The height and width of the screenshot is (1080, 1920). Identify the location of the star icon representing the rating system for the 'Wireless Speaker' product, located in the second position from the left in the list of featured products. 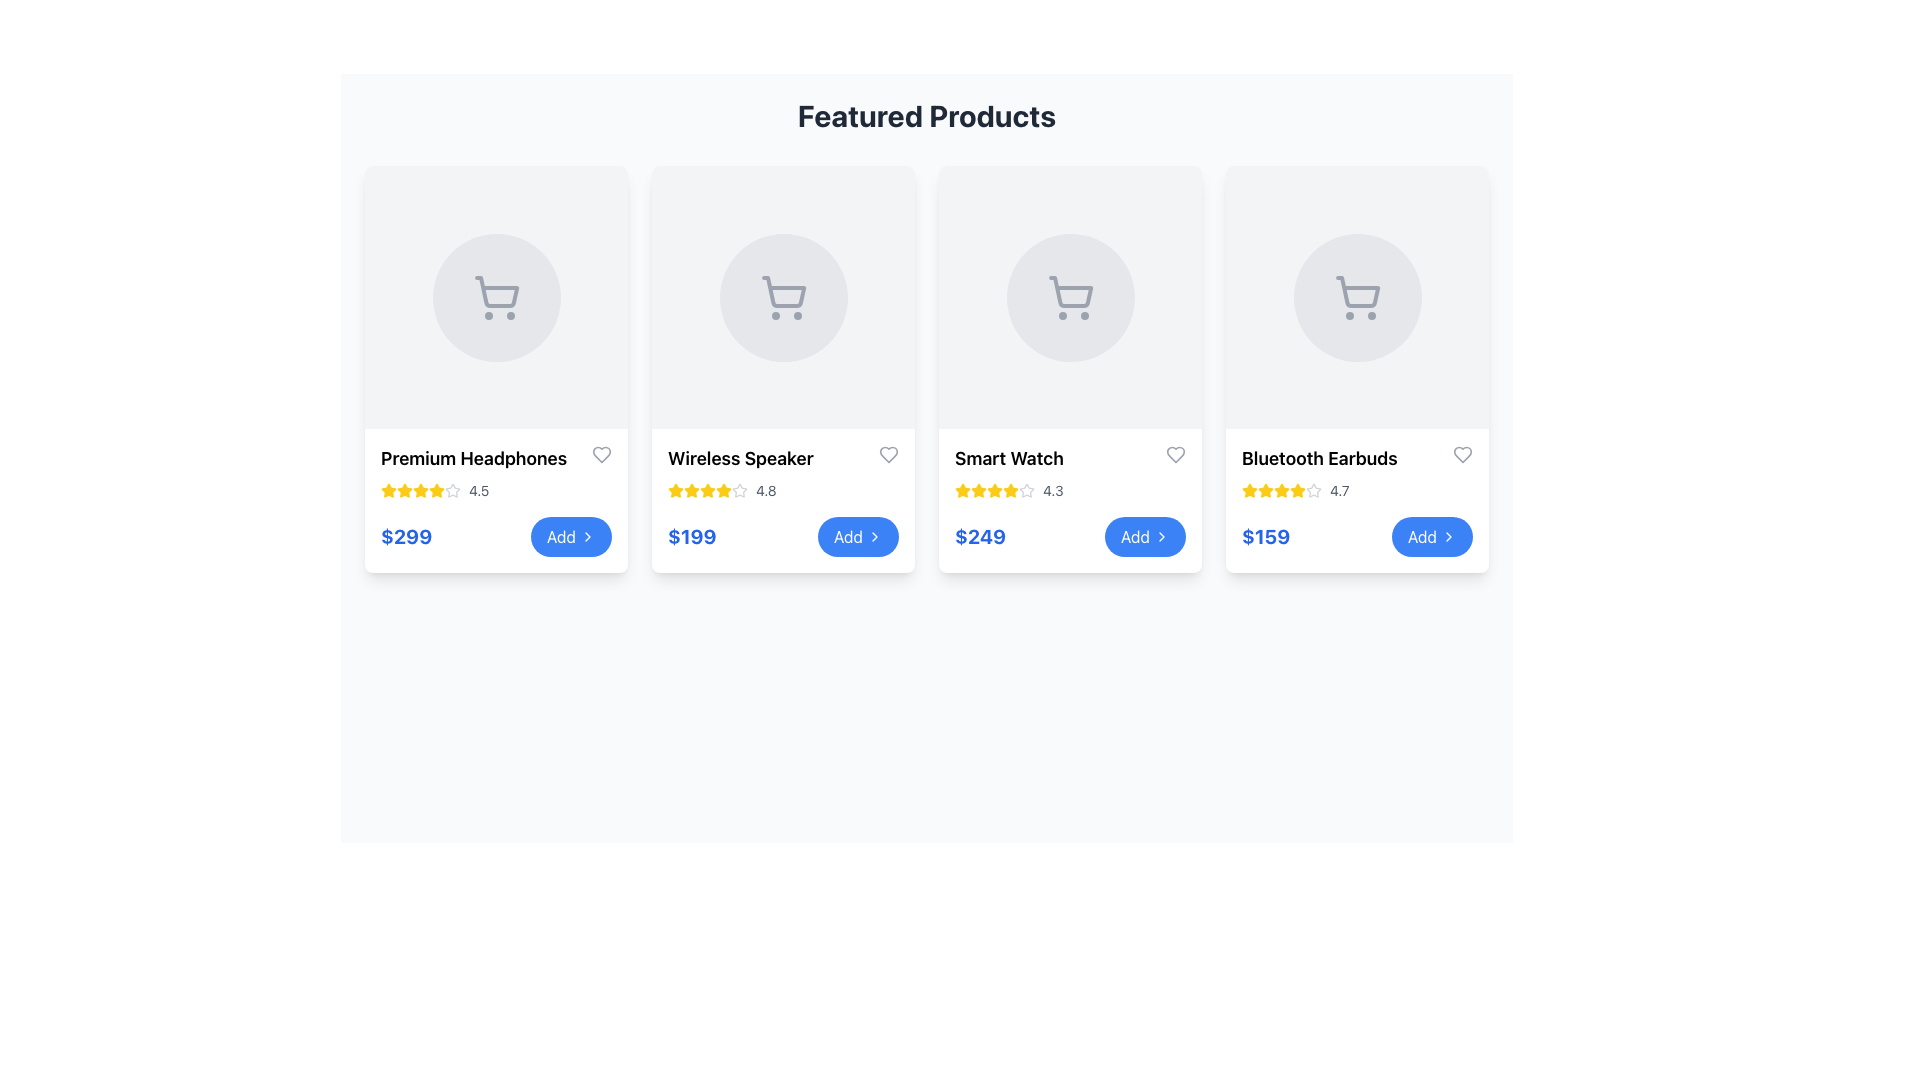
(723, 490).